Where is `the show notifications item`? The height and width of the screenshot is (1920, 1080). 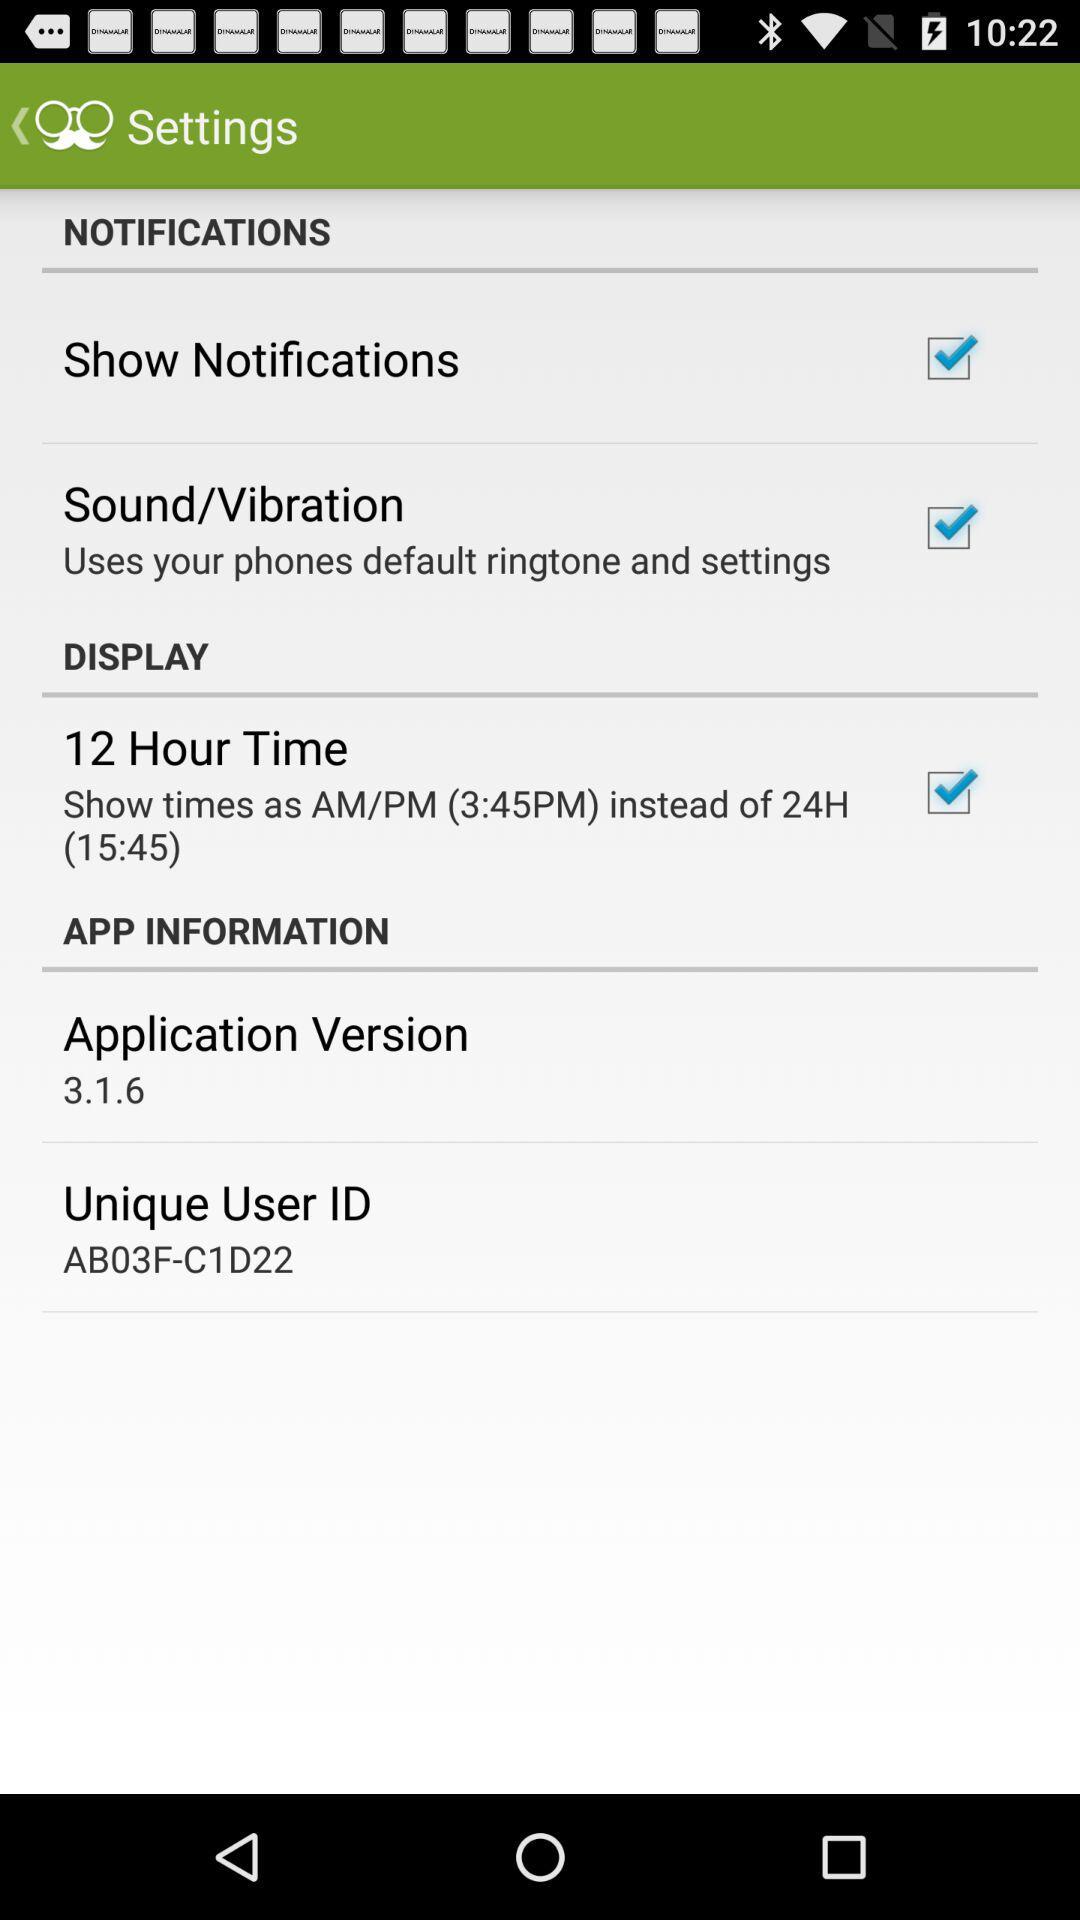
the show notifications item is located at coordinates (260, 358).